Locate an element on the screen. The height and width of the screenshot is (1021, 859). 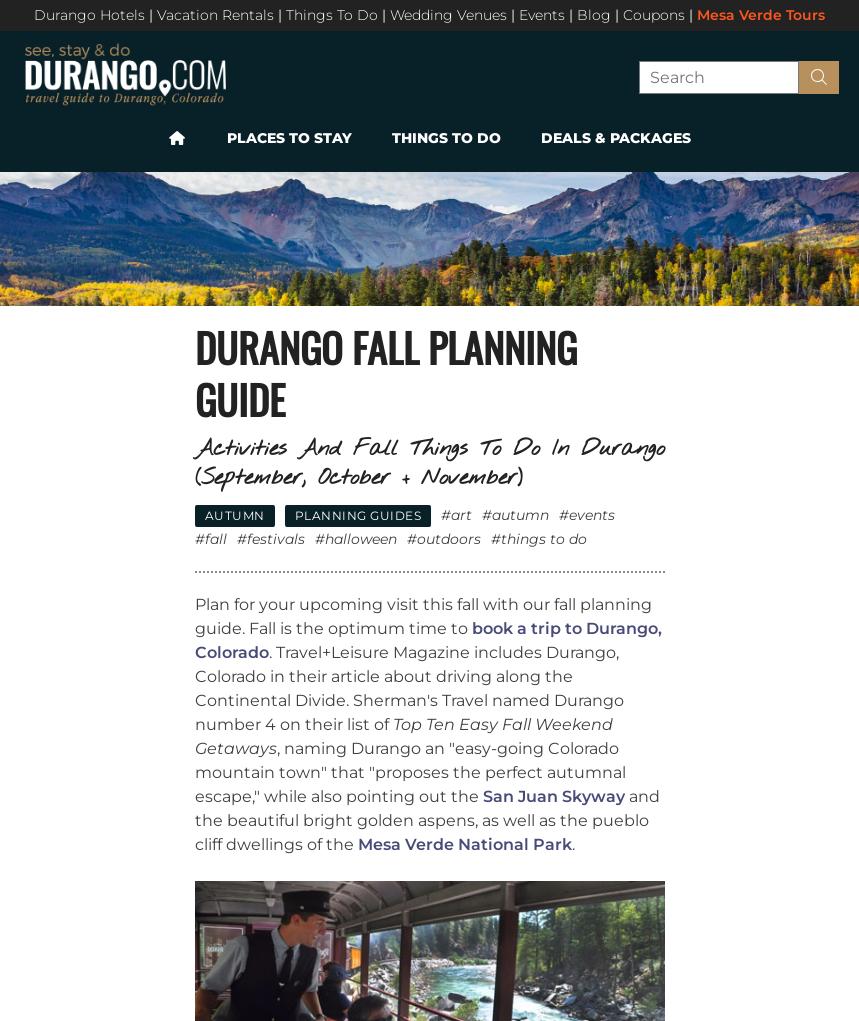
'Blog' is located at coordinates (593, 14).